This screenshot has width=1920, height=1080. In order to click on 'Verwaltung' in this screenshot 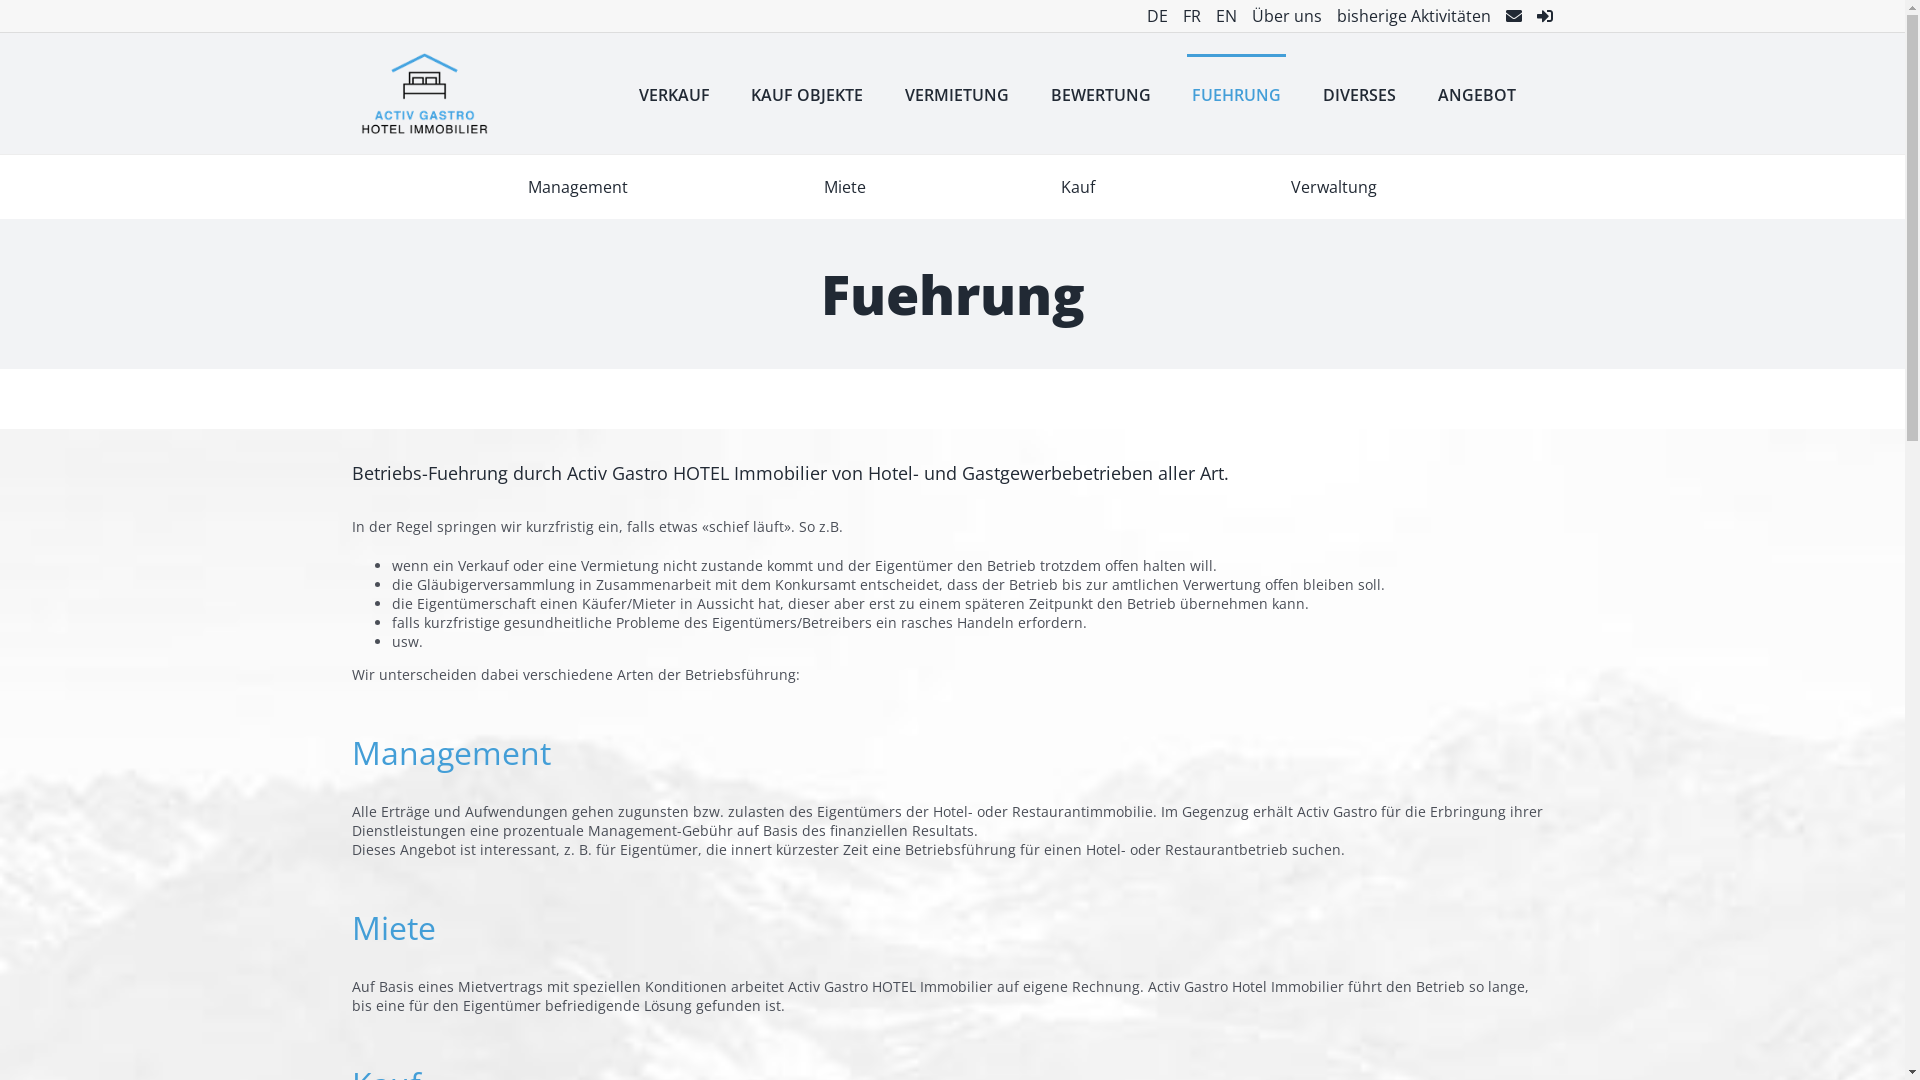, I will do `click(1334, 186)`.